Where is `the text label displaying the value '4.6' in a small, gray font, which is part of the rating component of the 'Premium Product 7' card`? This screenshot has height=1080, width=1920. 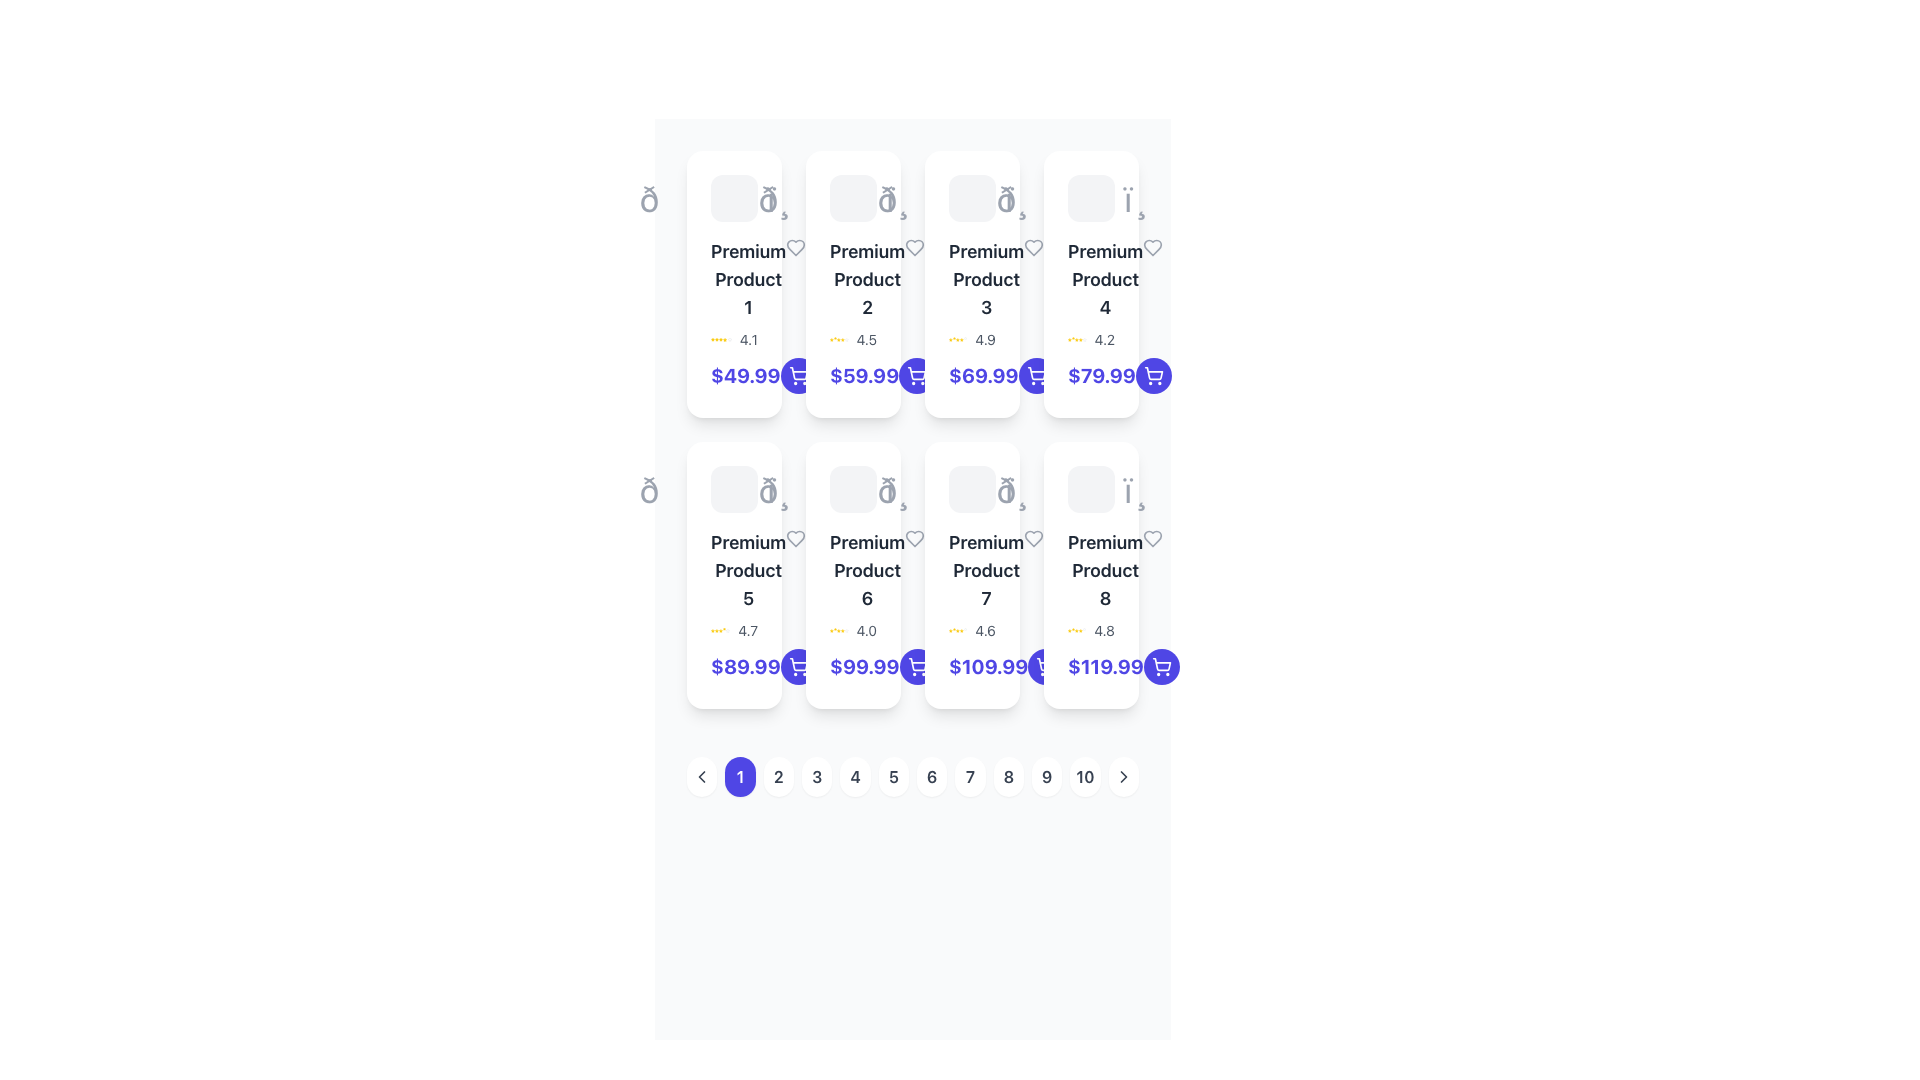 the text label displaying the value '4.6' in a small, gray font, which is part of the rating component of the 'Premium Product 7' card is located at coordinates (985, 631).